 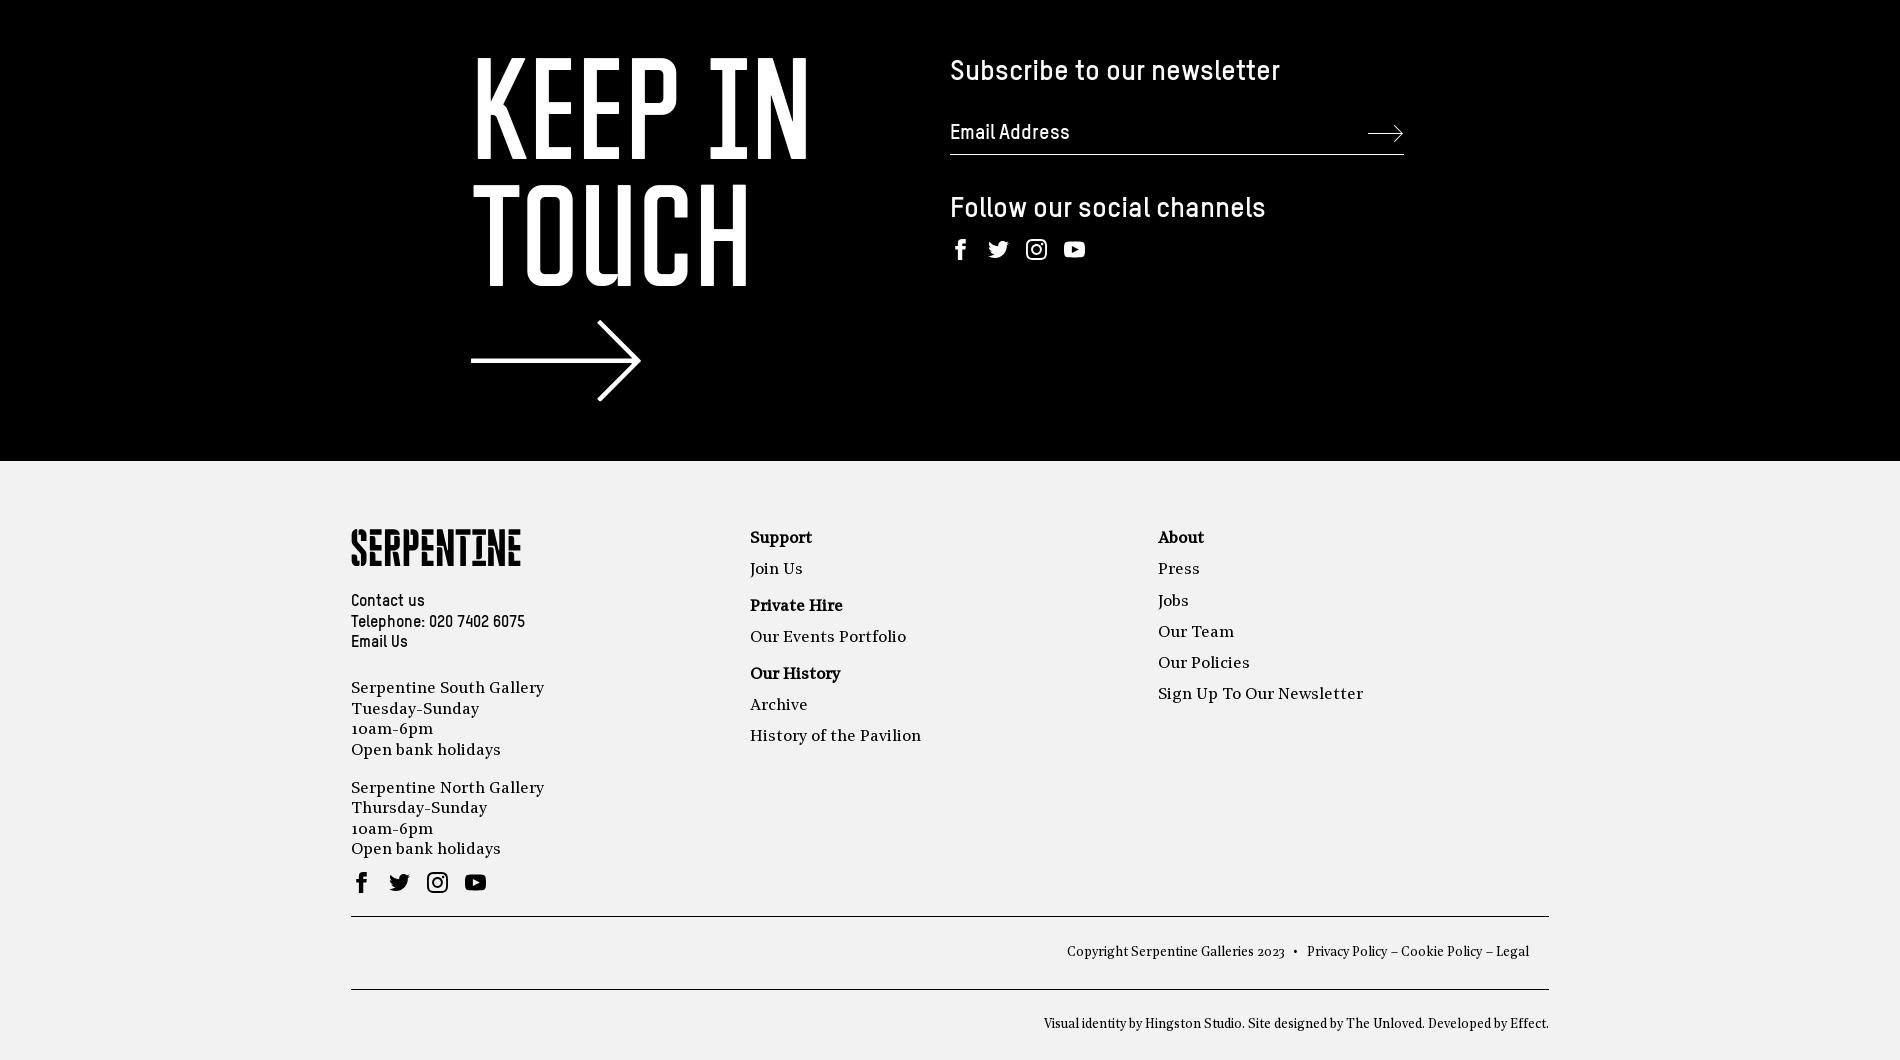 I want to click on 'Cookie Policy', so click(x=1441, y=950).